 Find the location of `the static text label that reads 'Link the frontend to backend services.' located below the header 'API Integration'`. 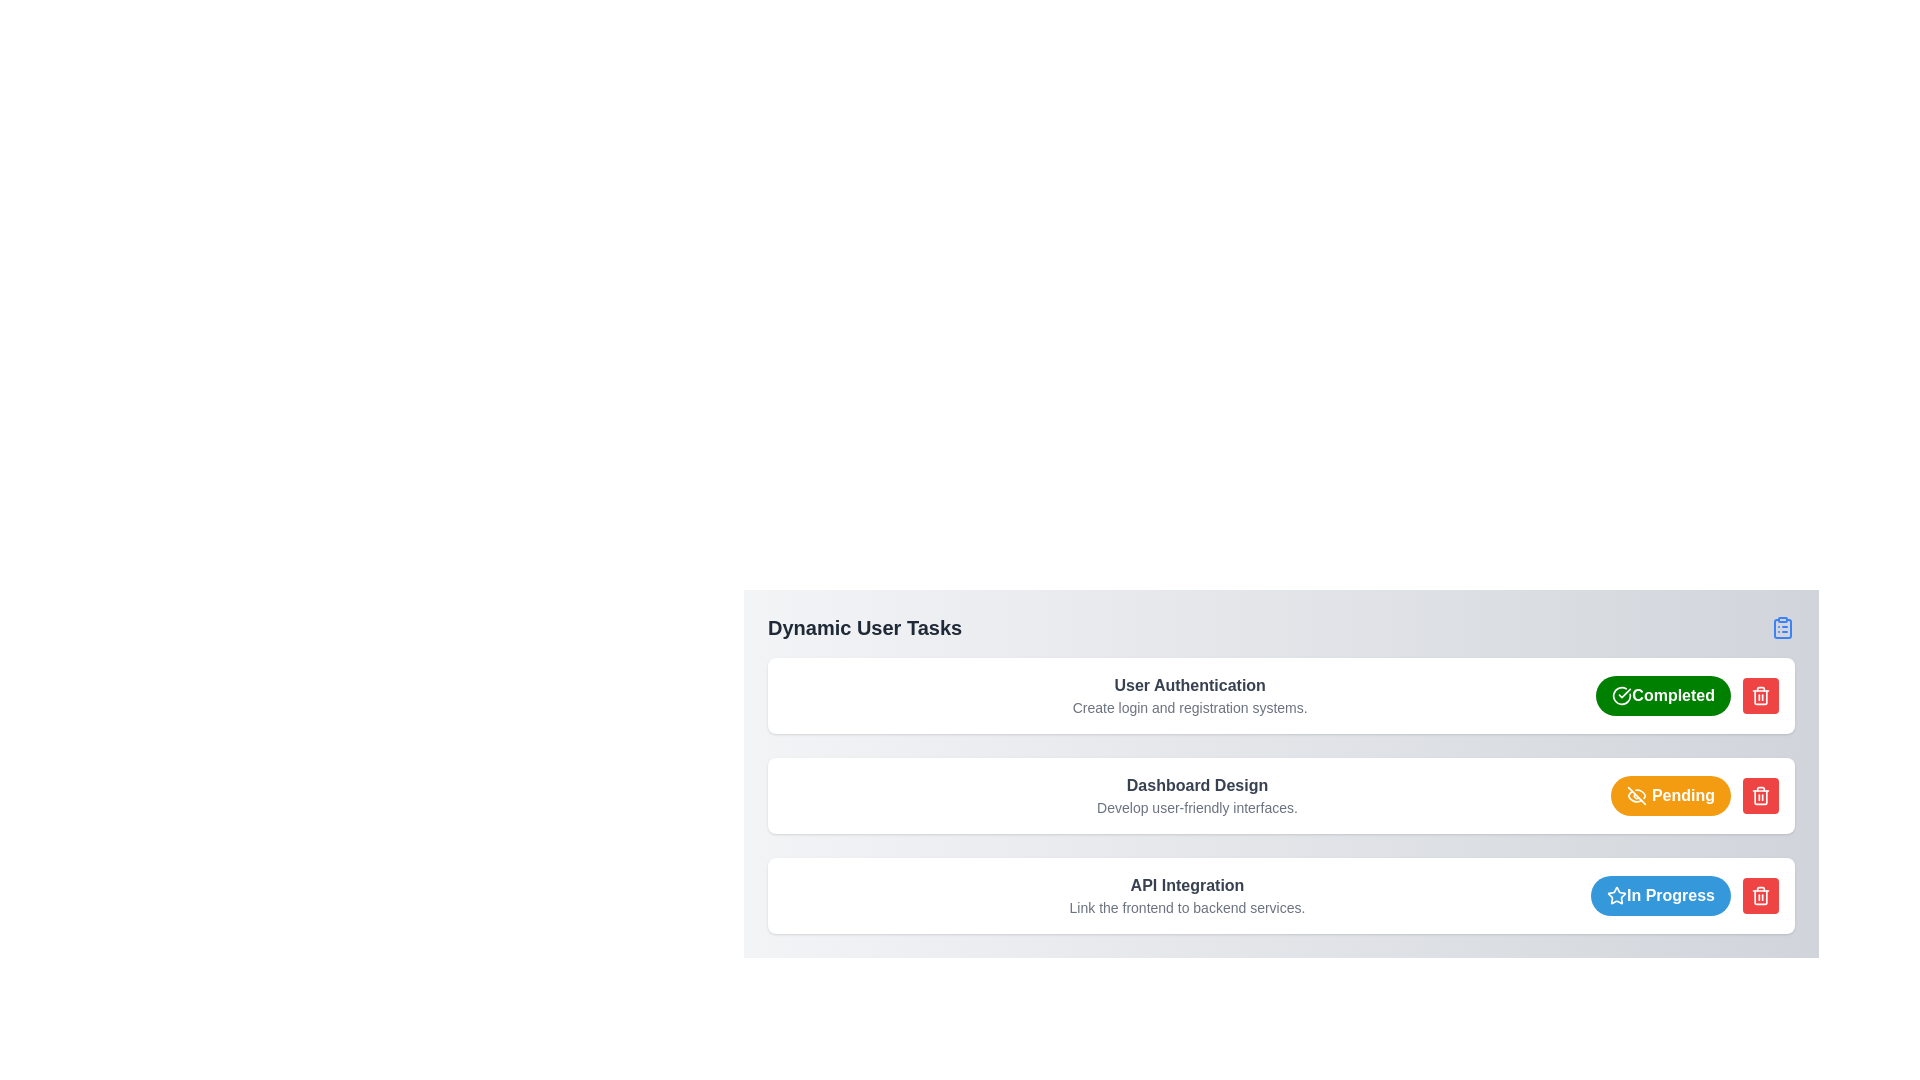

the static text label that reads 'Link the frontend to backend services.' located below the header 'API Integration' is located at coordinates (1187, 907).